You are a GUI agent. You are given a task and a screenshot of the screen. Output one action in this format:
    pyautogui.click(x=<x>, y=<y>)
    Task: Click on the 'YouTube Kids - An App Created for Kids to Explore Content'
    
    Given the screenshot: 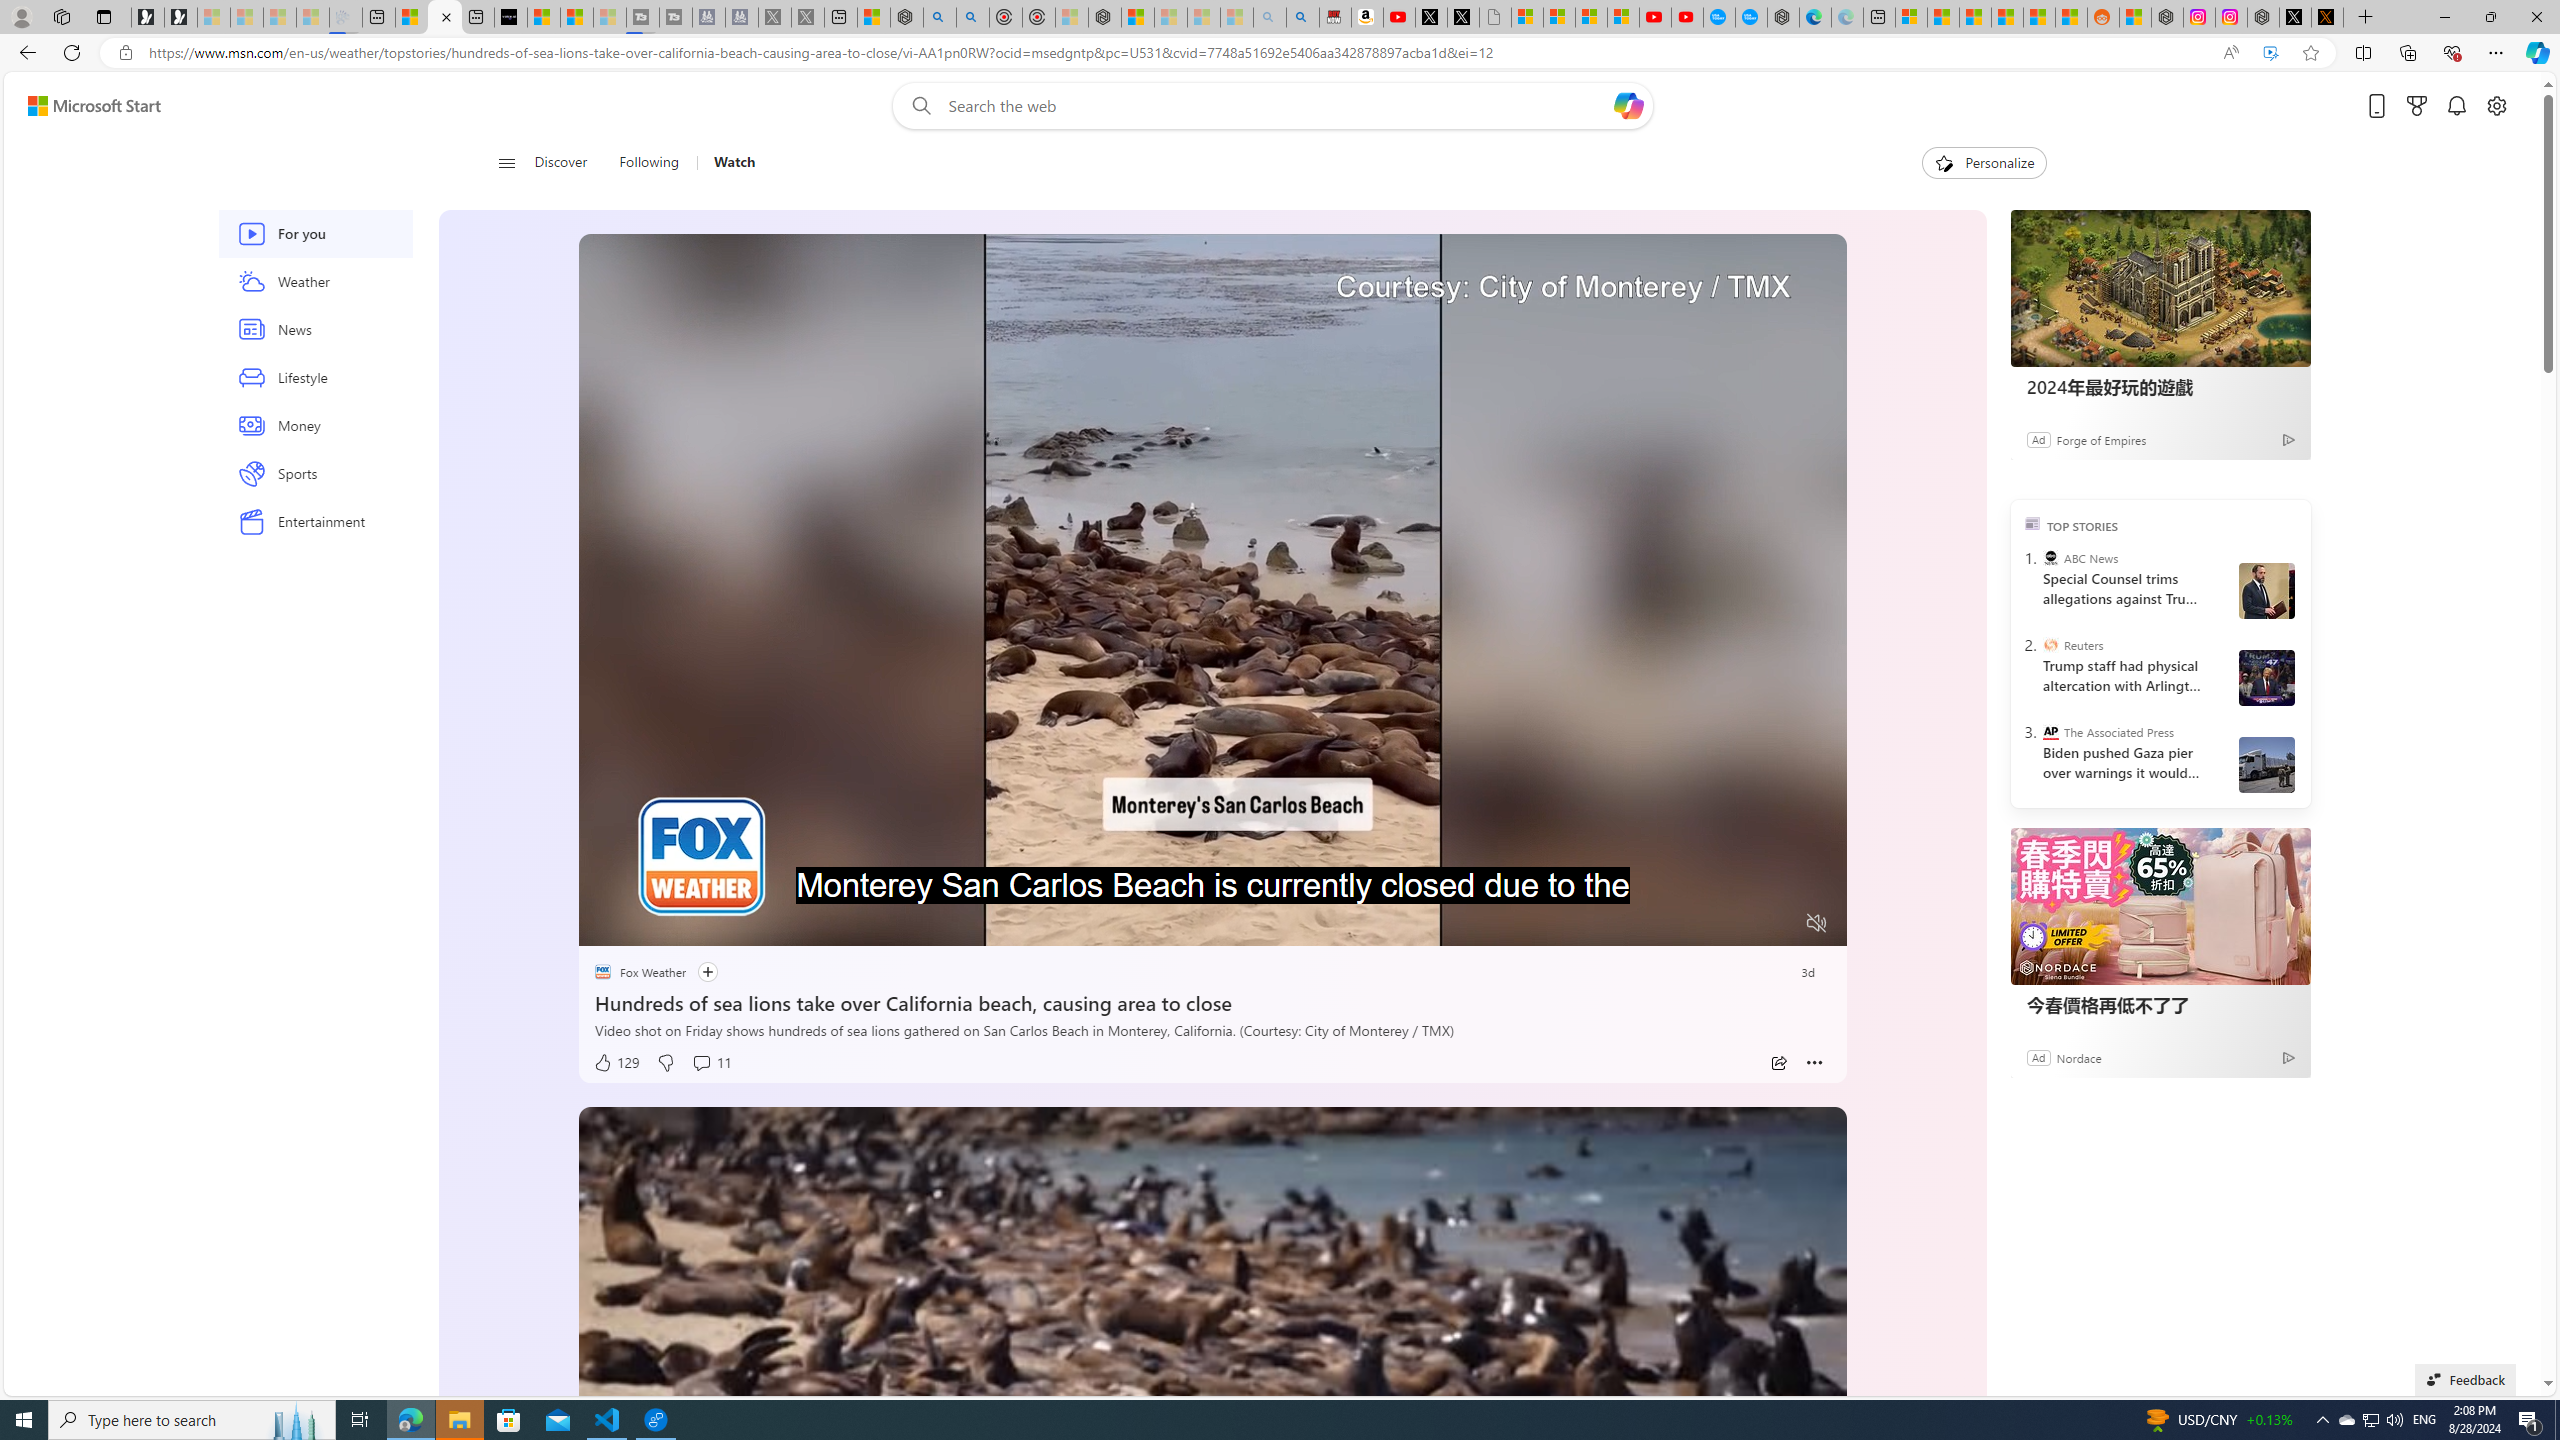 What is the action you would take?
    pyautogui.click(x=1687, y=16)
    